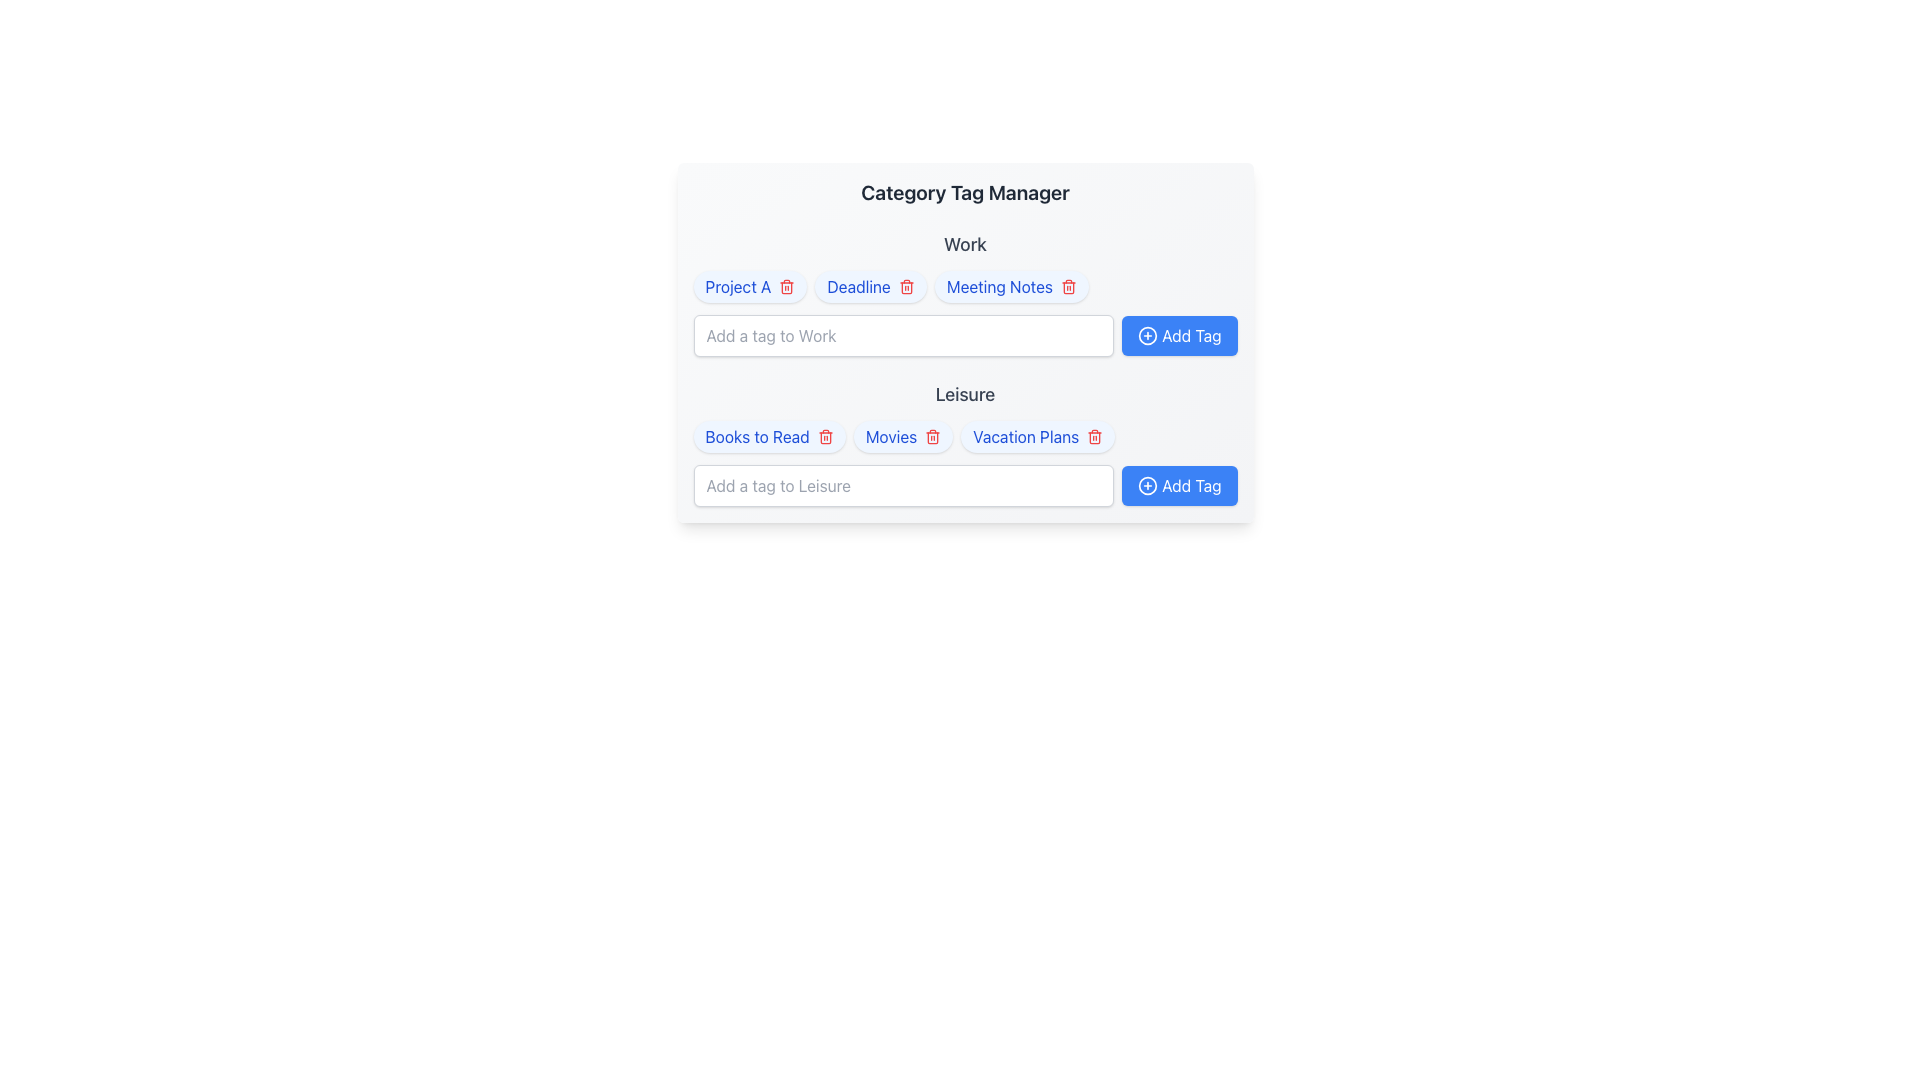 Image resolution: width=1920 pixels, height=1080 pixels. What do you see at coordinates (1148, 486) in the screenshot?
I see `the icon that visually represents the action to add a tag, located as the leftmost element within the 'Add Tag' button under the 'Leisure' section of the 'Category Tag Manager' interface` at bounding box center [1148, 486].